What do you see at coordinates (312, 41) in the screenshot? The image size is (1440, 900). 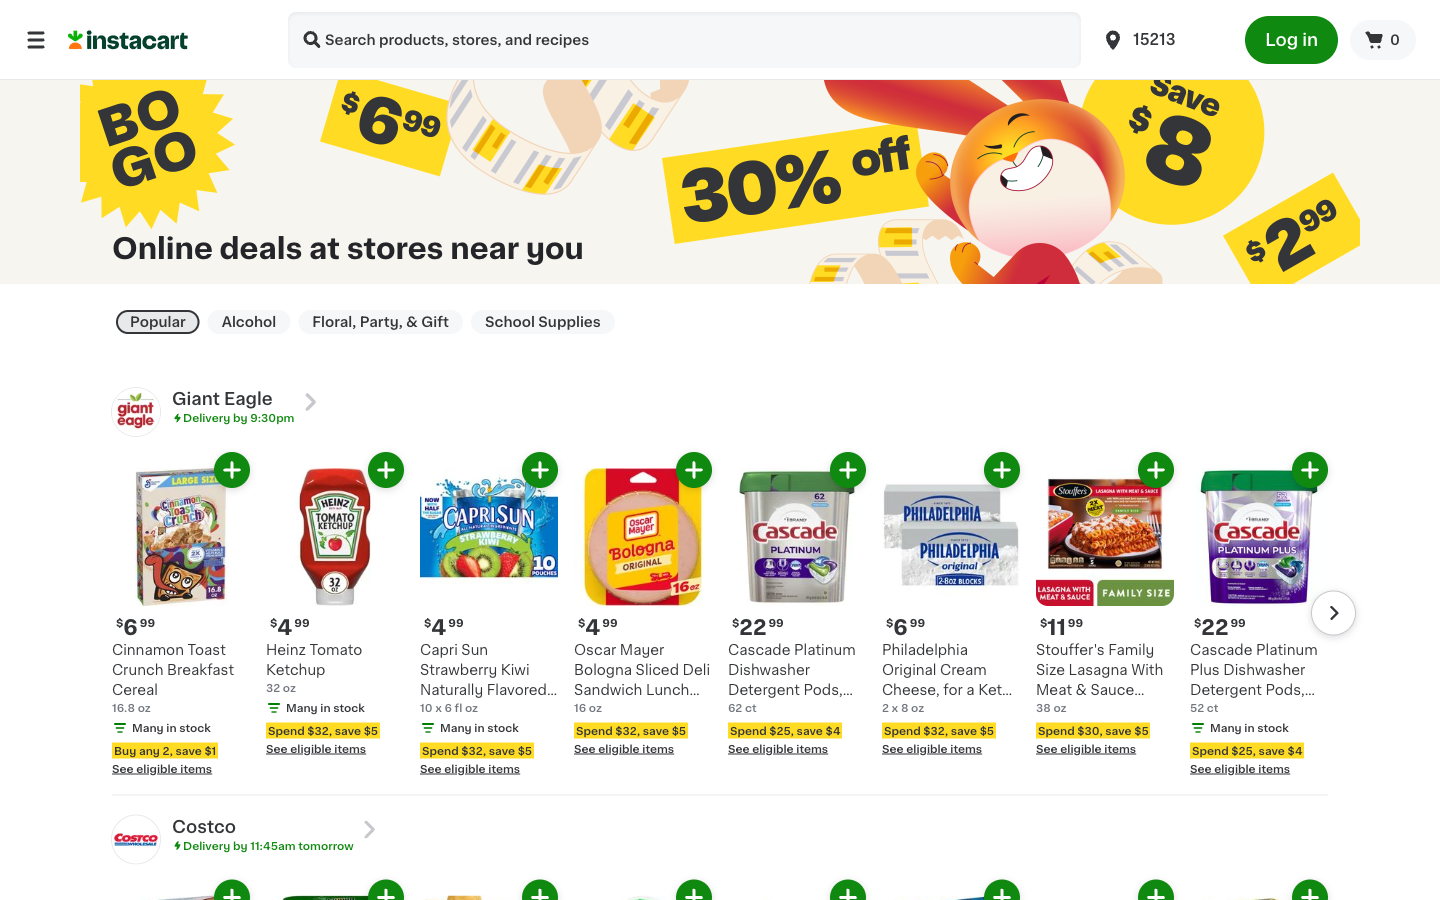 I see `retailers providing speedy delivery services for Hand Sanitizers` at bounding box center [312, 41].